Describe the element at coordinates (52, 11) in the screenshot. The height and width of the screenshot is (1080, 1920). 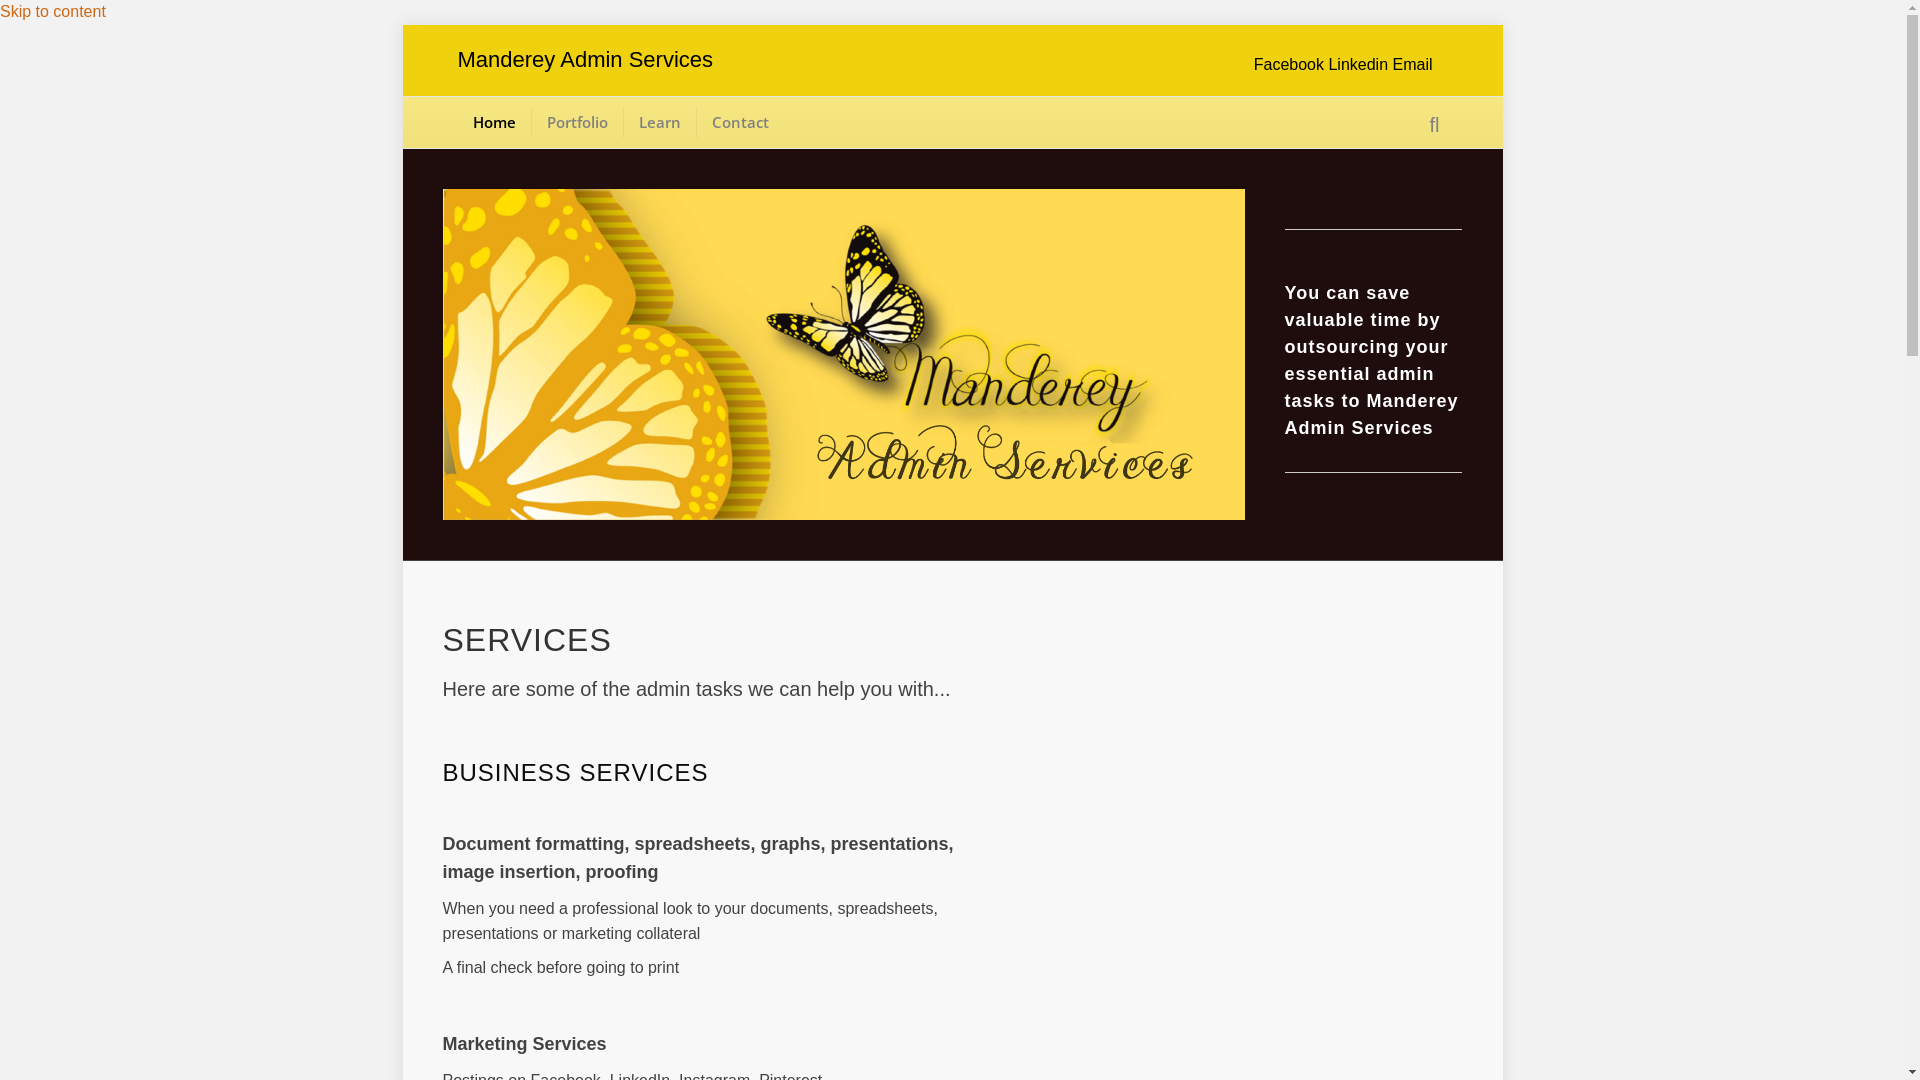
I see `'Skip to content'` at that location.